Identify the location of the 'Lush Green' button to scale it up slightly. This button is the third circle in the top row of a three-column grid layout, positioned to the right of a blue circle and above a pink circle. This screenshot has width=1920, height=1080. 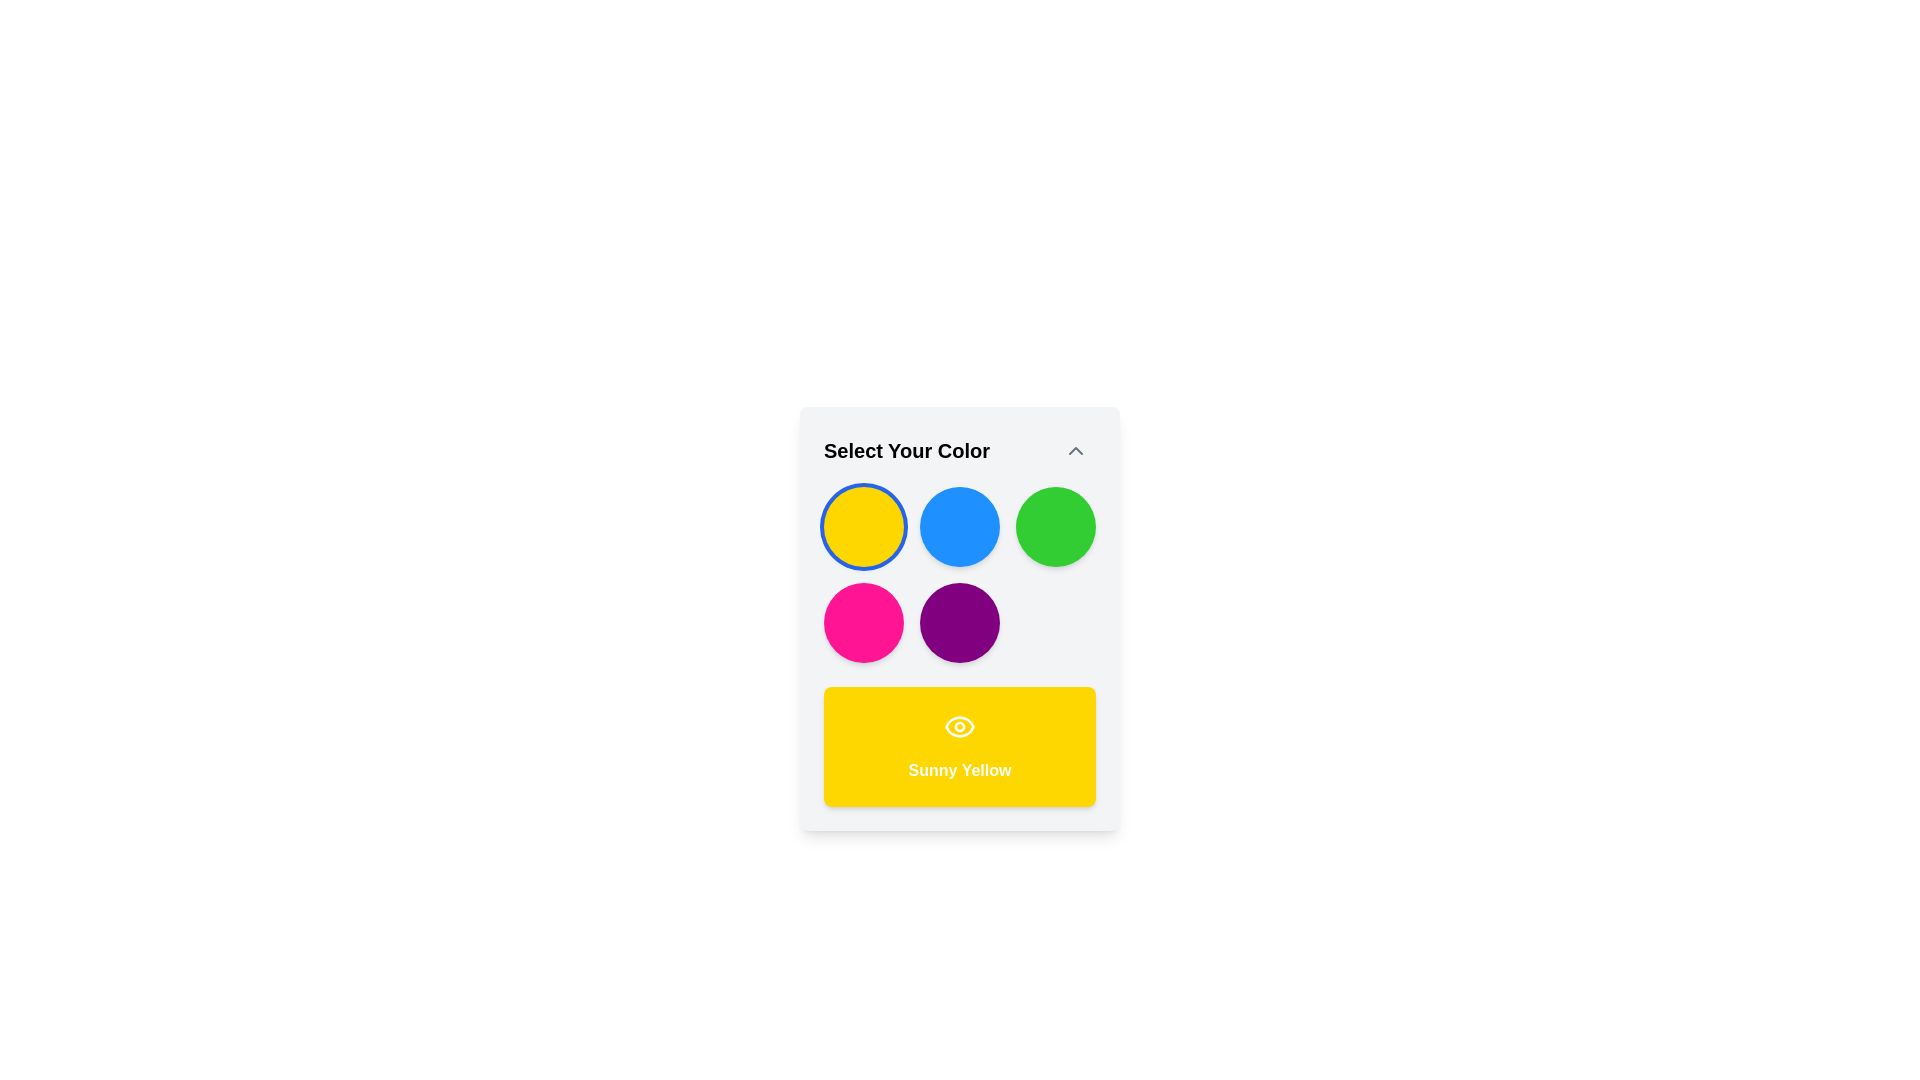
(1055, 526).